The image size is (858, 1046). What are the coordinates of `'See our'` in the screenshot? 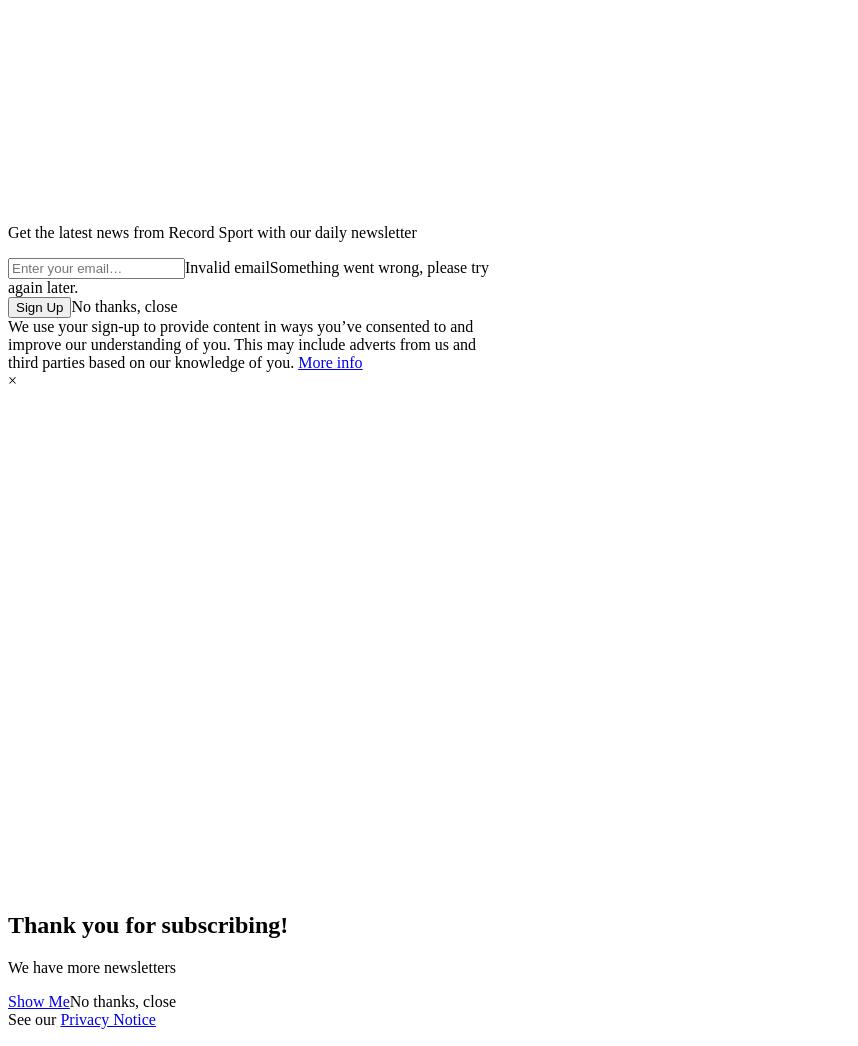 It's located at (7, 1018).